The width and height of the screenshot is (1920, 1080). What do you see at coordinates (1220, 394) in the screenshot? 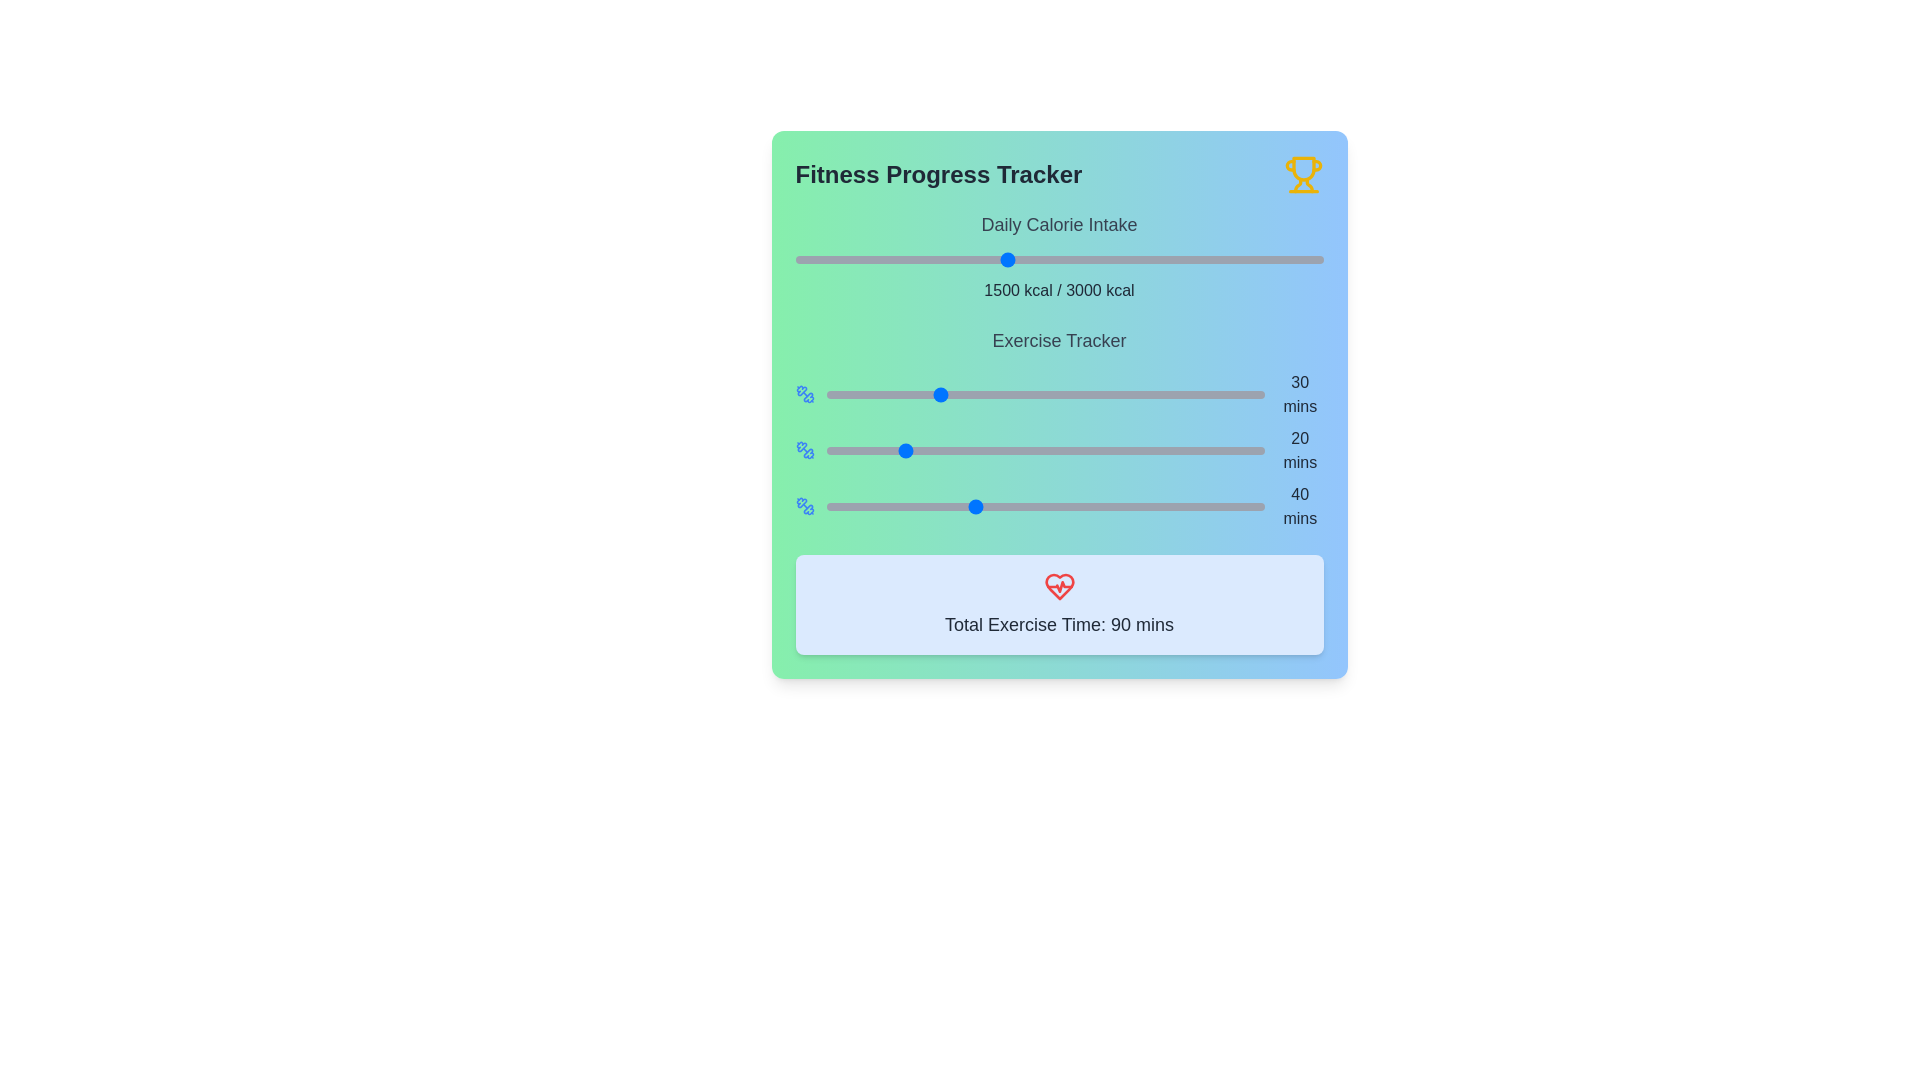
I see `the slider value` at bounding box center [1220, 394].